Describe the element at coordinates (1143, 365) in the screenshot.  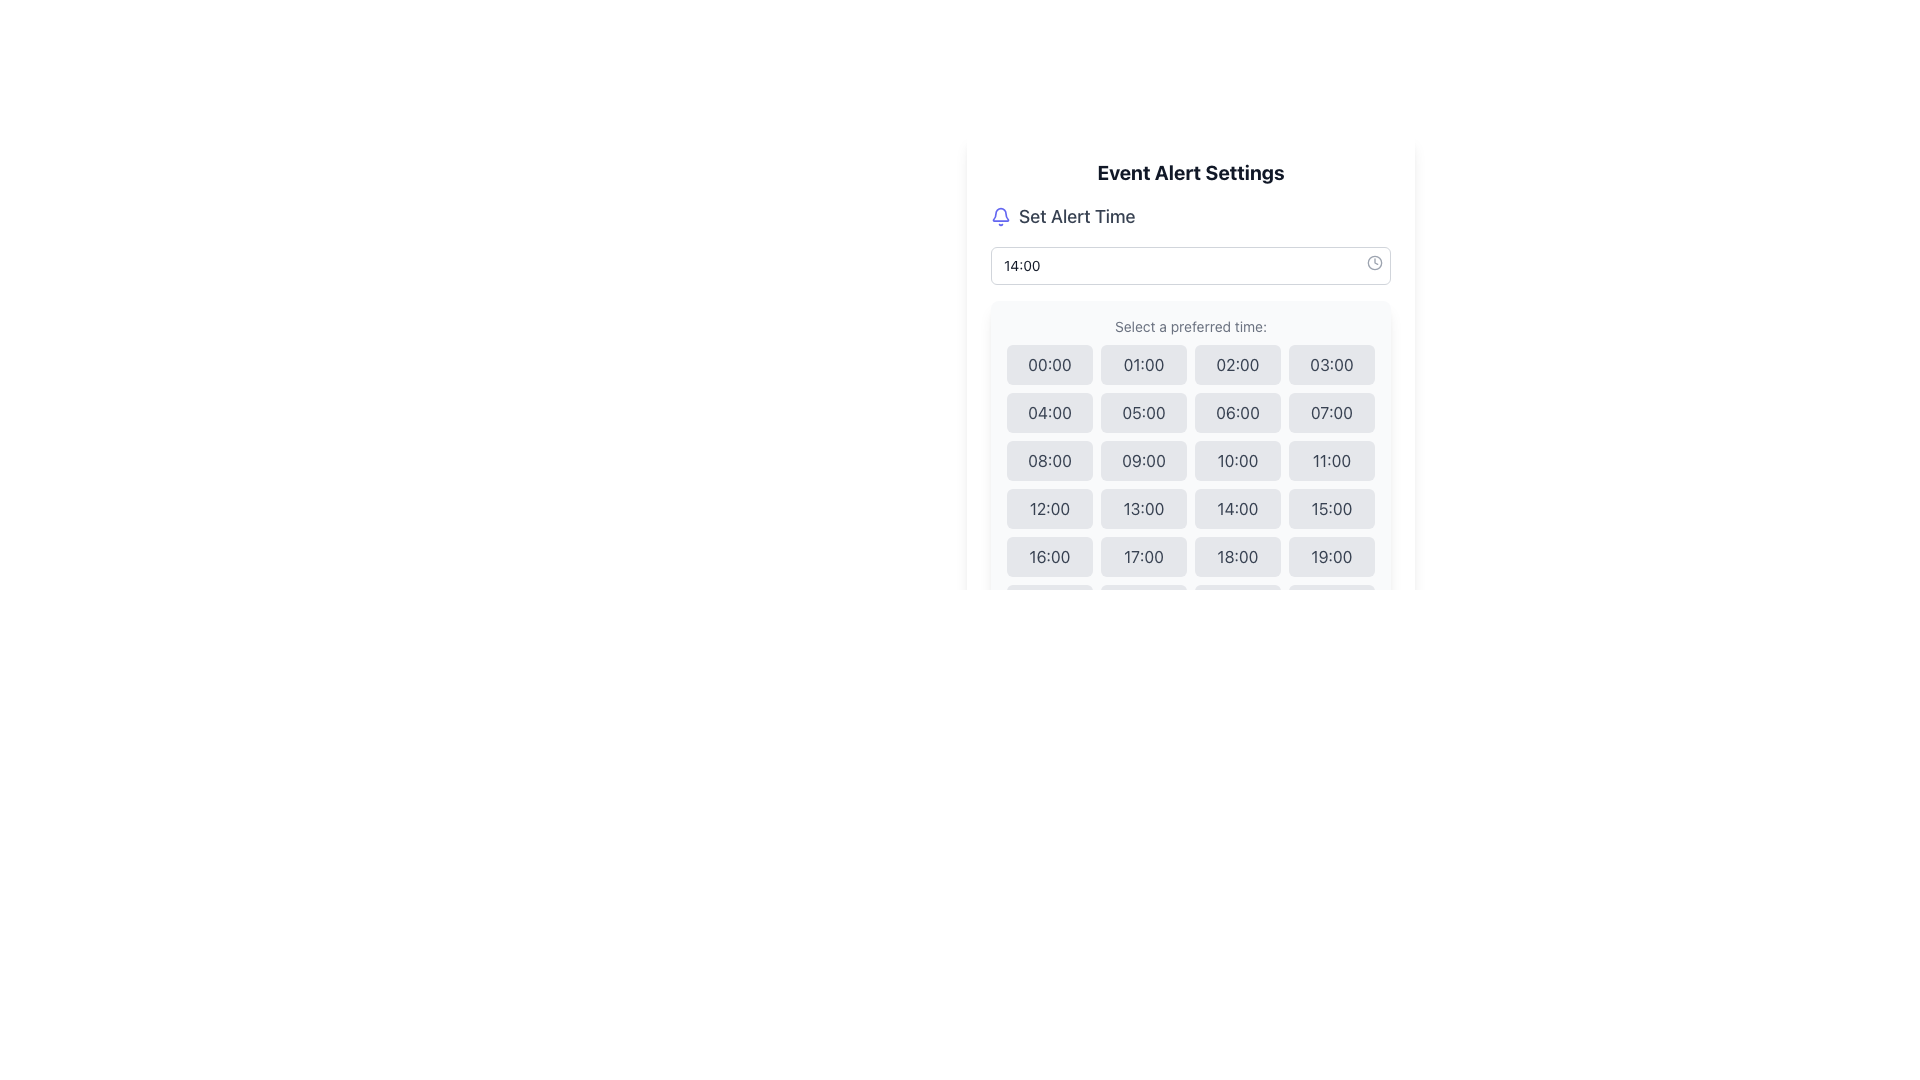
I see `the button labeled '01:00' with a light gray background located in the second column of the first row under the 'Select a preferred time:' section to observe a visual change` at that location.